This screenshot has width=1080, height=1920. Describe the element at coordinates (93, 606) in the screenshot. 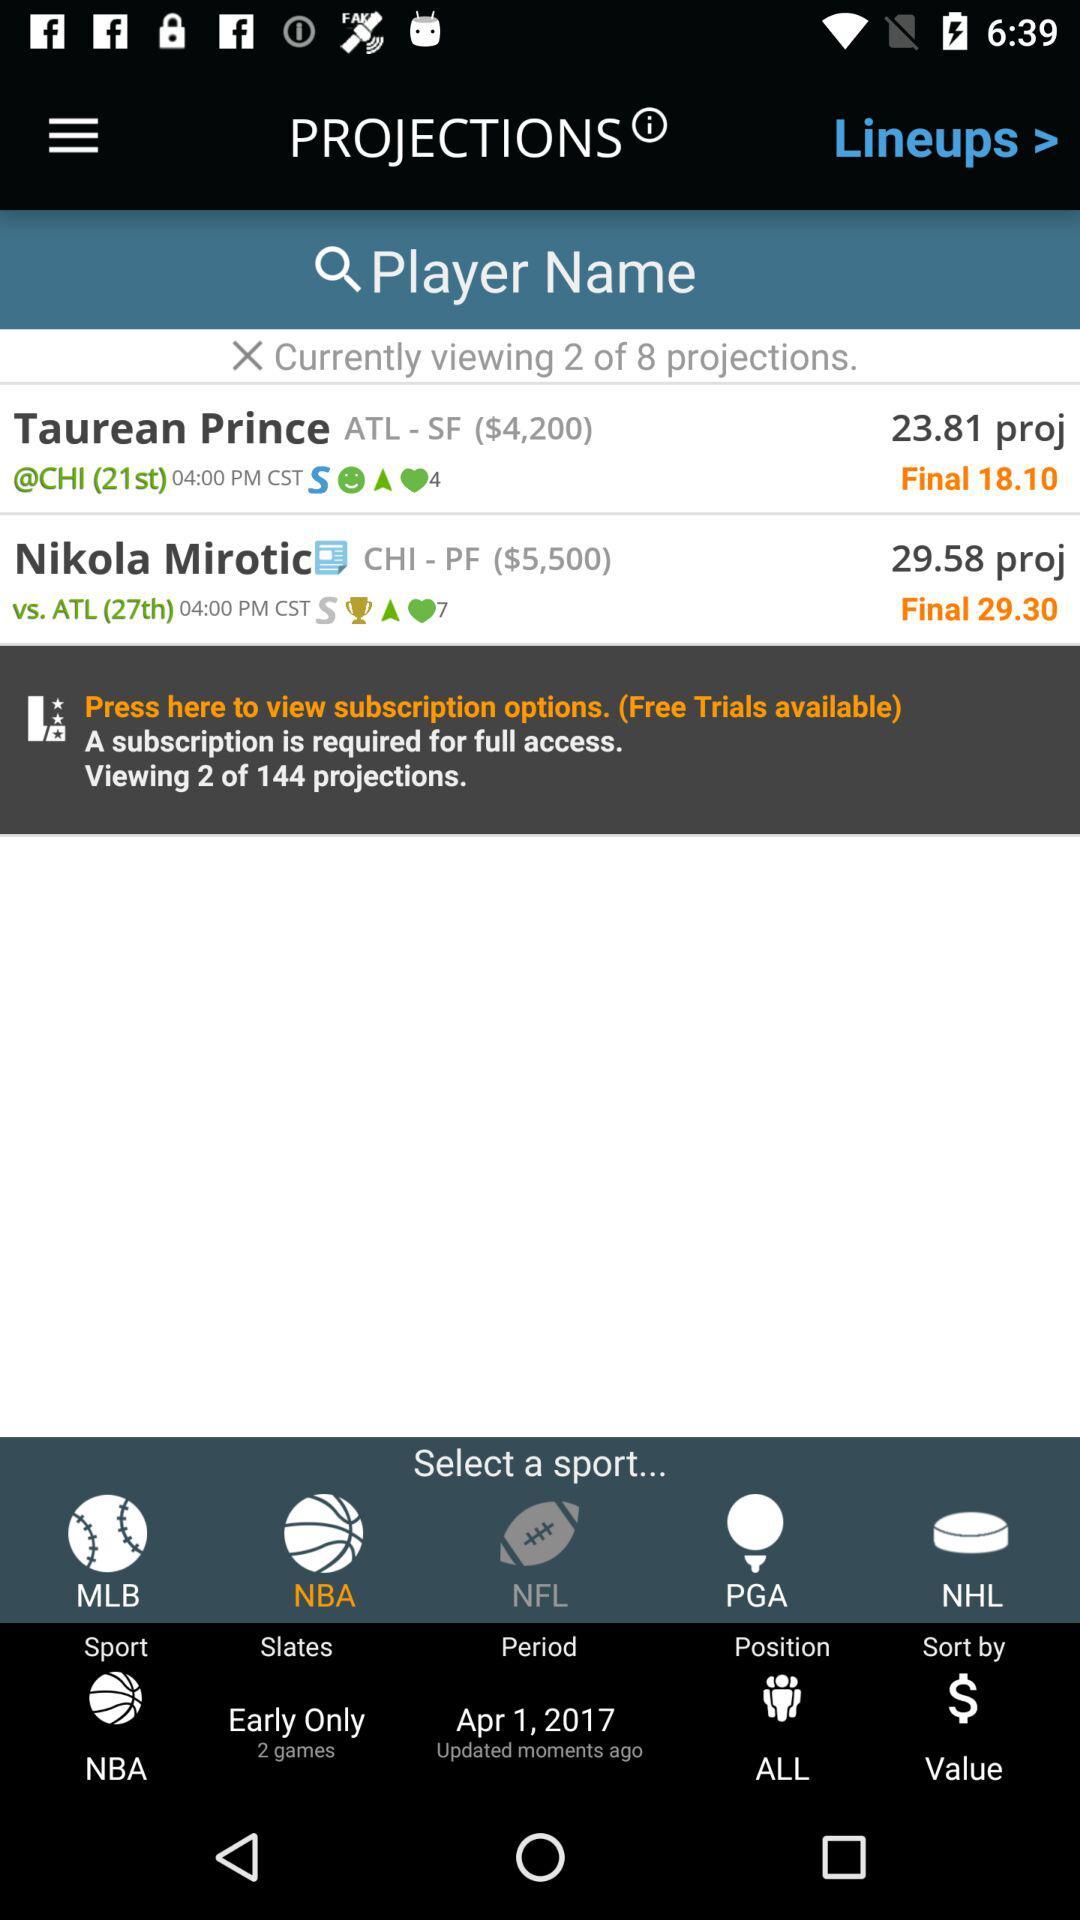

I see `the item below nikola mirotic icon` at that location.